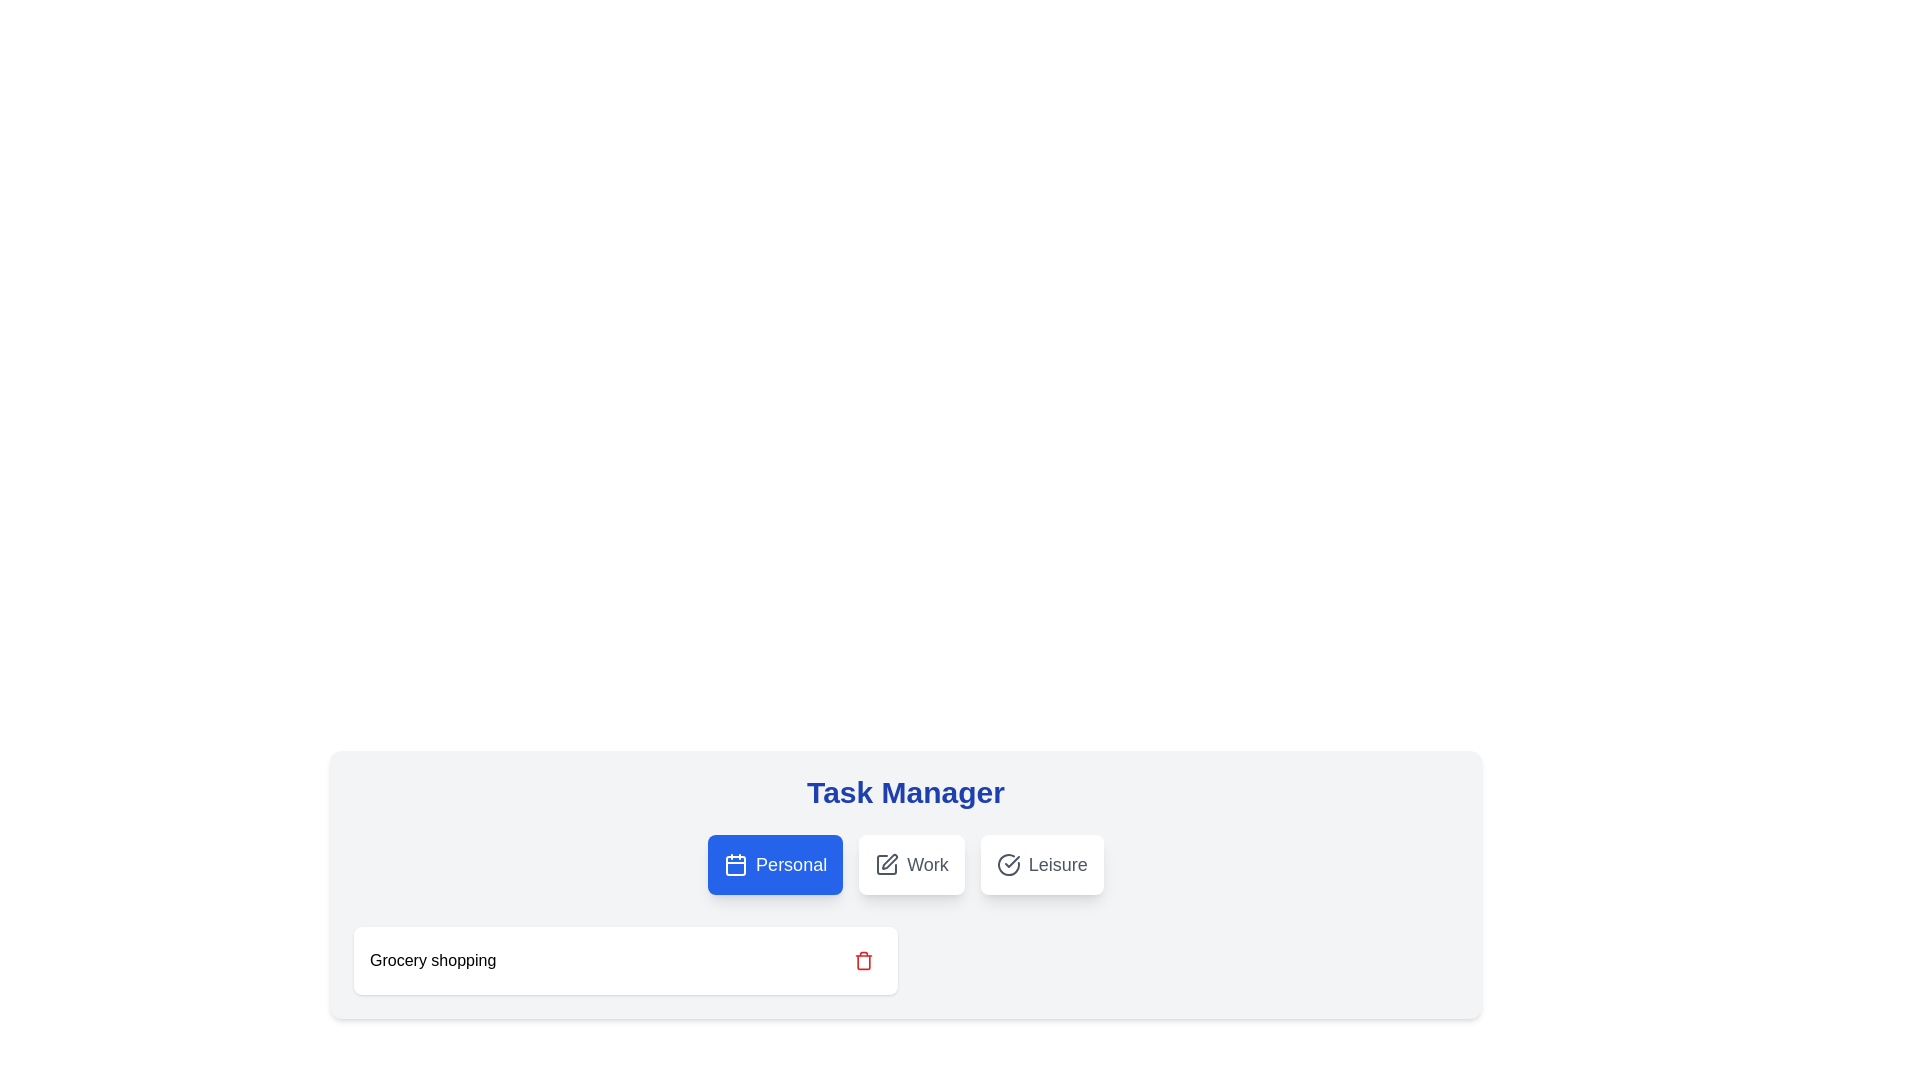  Describe the element at coordinates (911, 863) in the screenshot. I see `the 'Work' button located below the 'Task Manager' heading` at that location.